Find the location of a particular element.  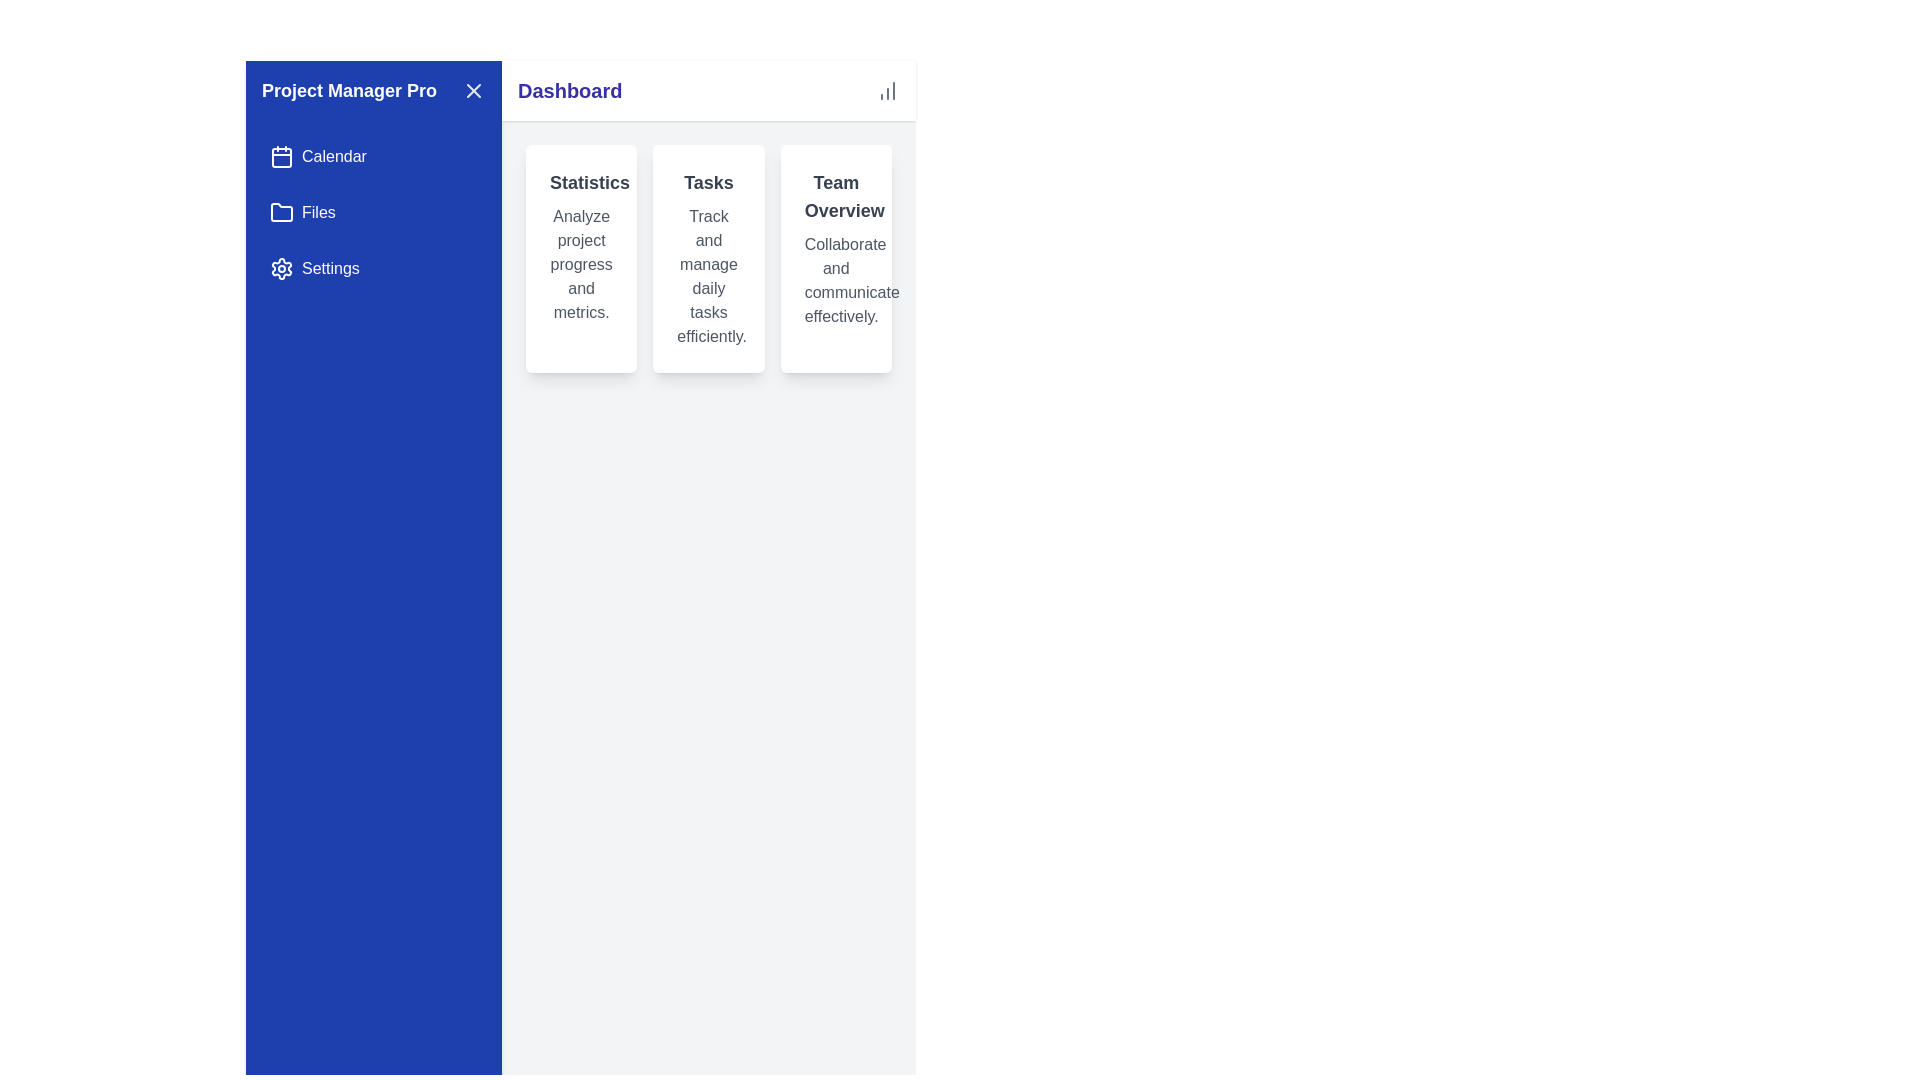

the 'Statistics' text label, which is styled in large, bold gray font at the top of a white shadowed card is located at coordinates (580, 182).